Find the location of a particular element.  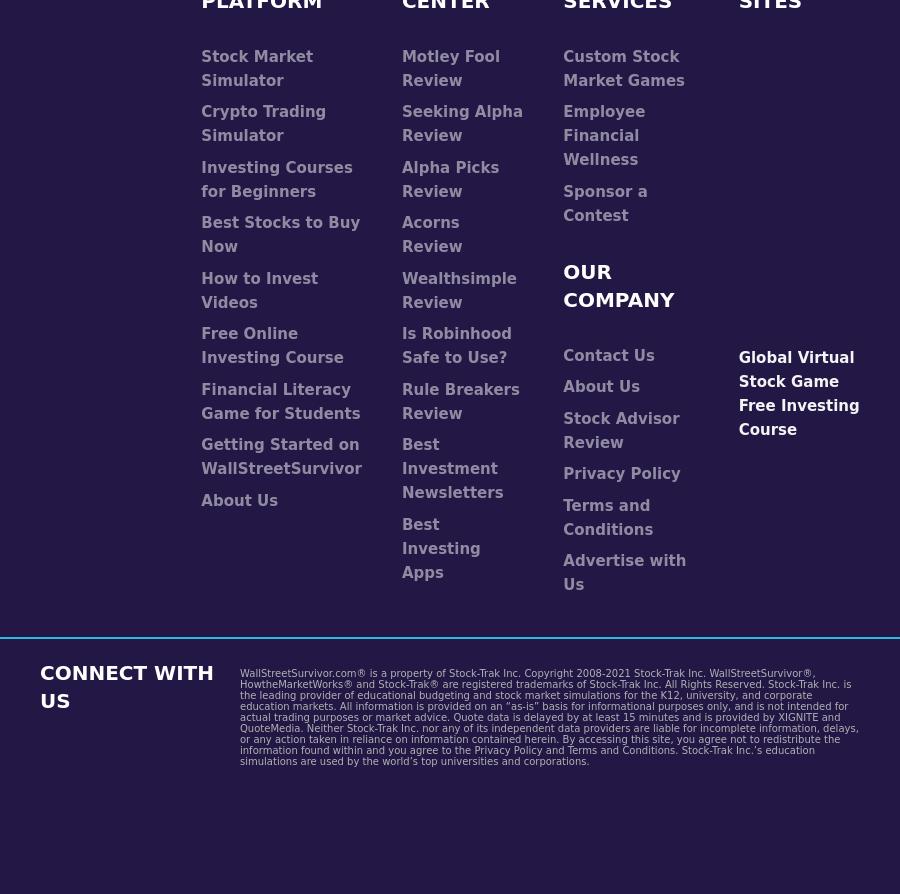

'Free Online Investing Course' is located at coordinates (270, 344).